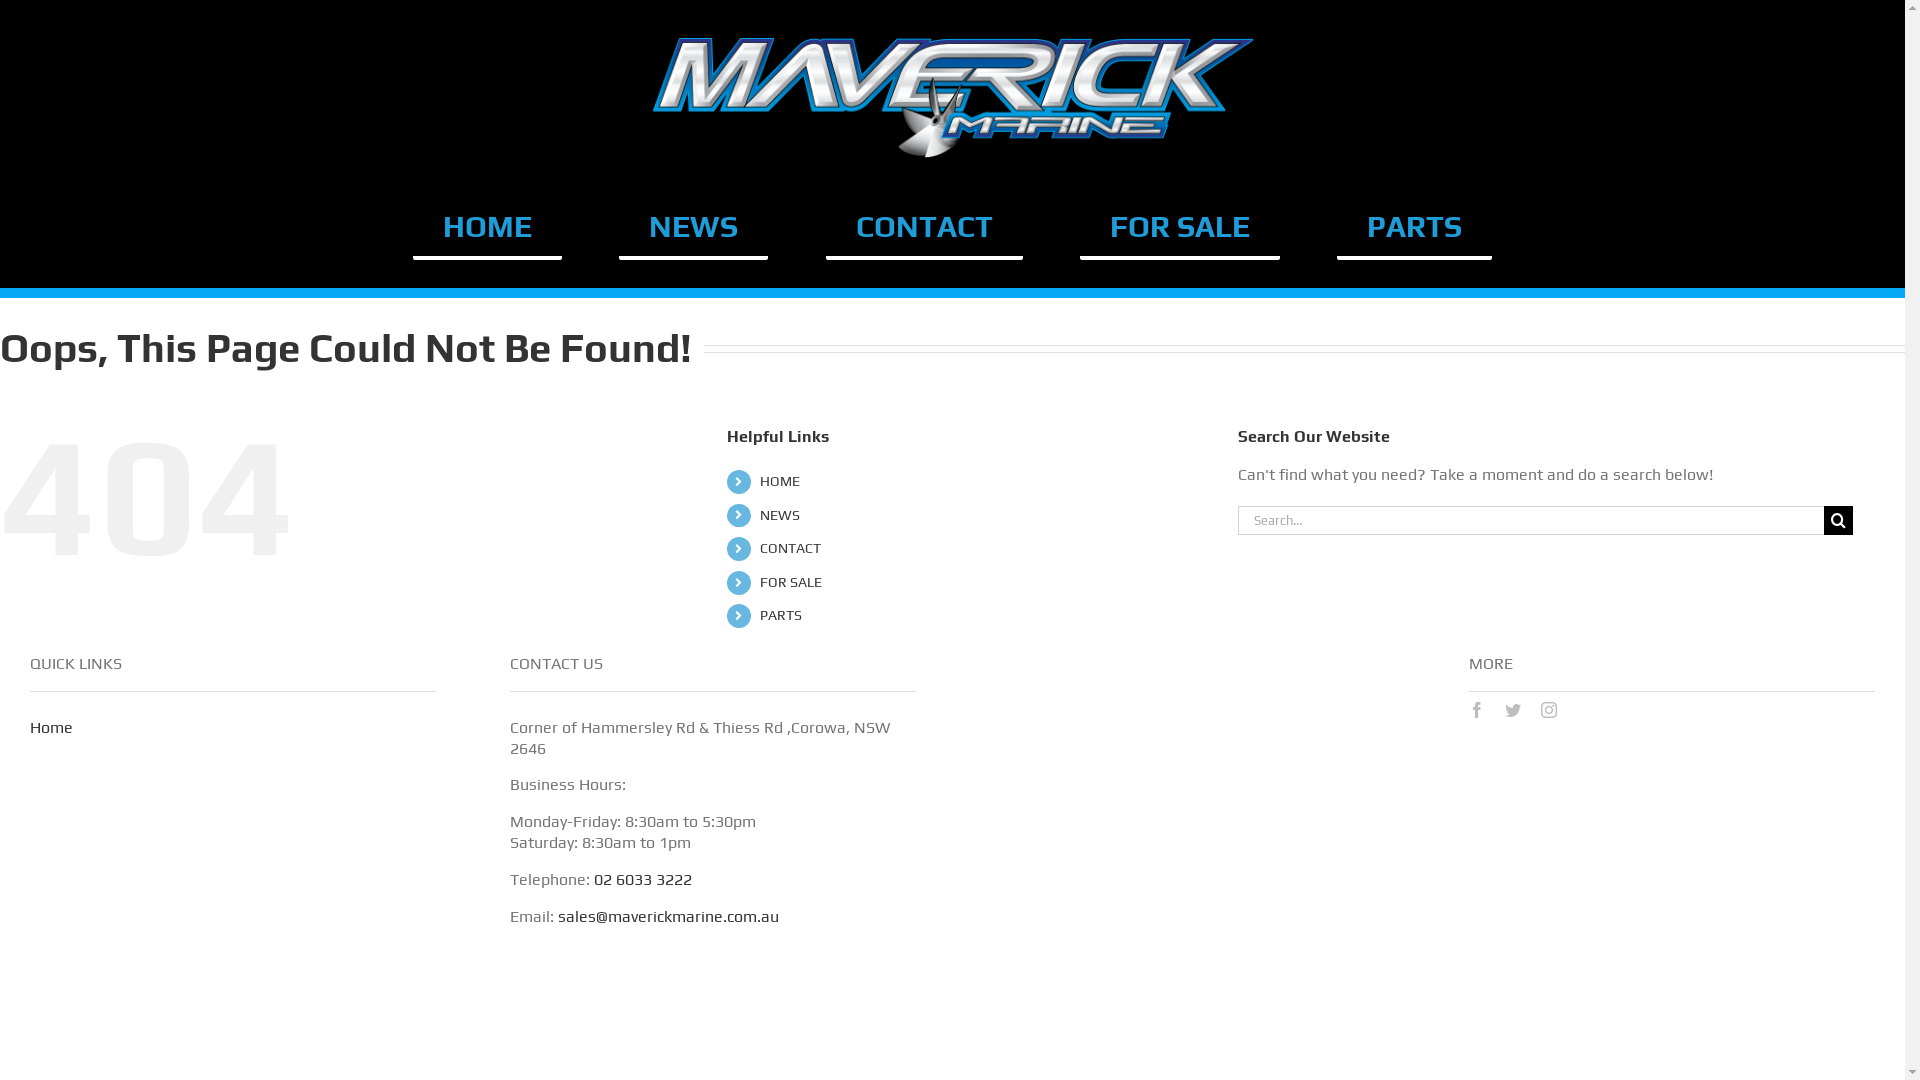 This screenshot has width=1920, height=1080. Describe the element at coordinates (789, 547) in the screenshot. I see `'CONTACT'` at that location.